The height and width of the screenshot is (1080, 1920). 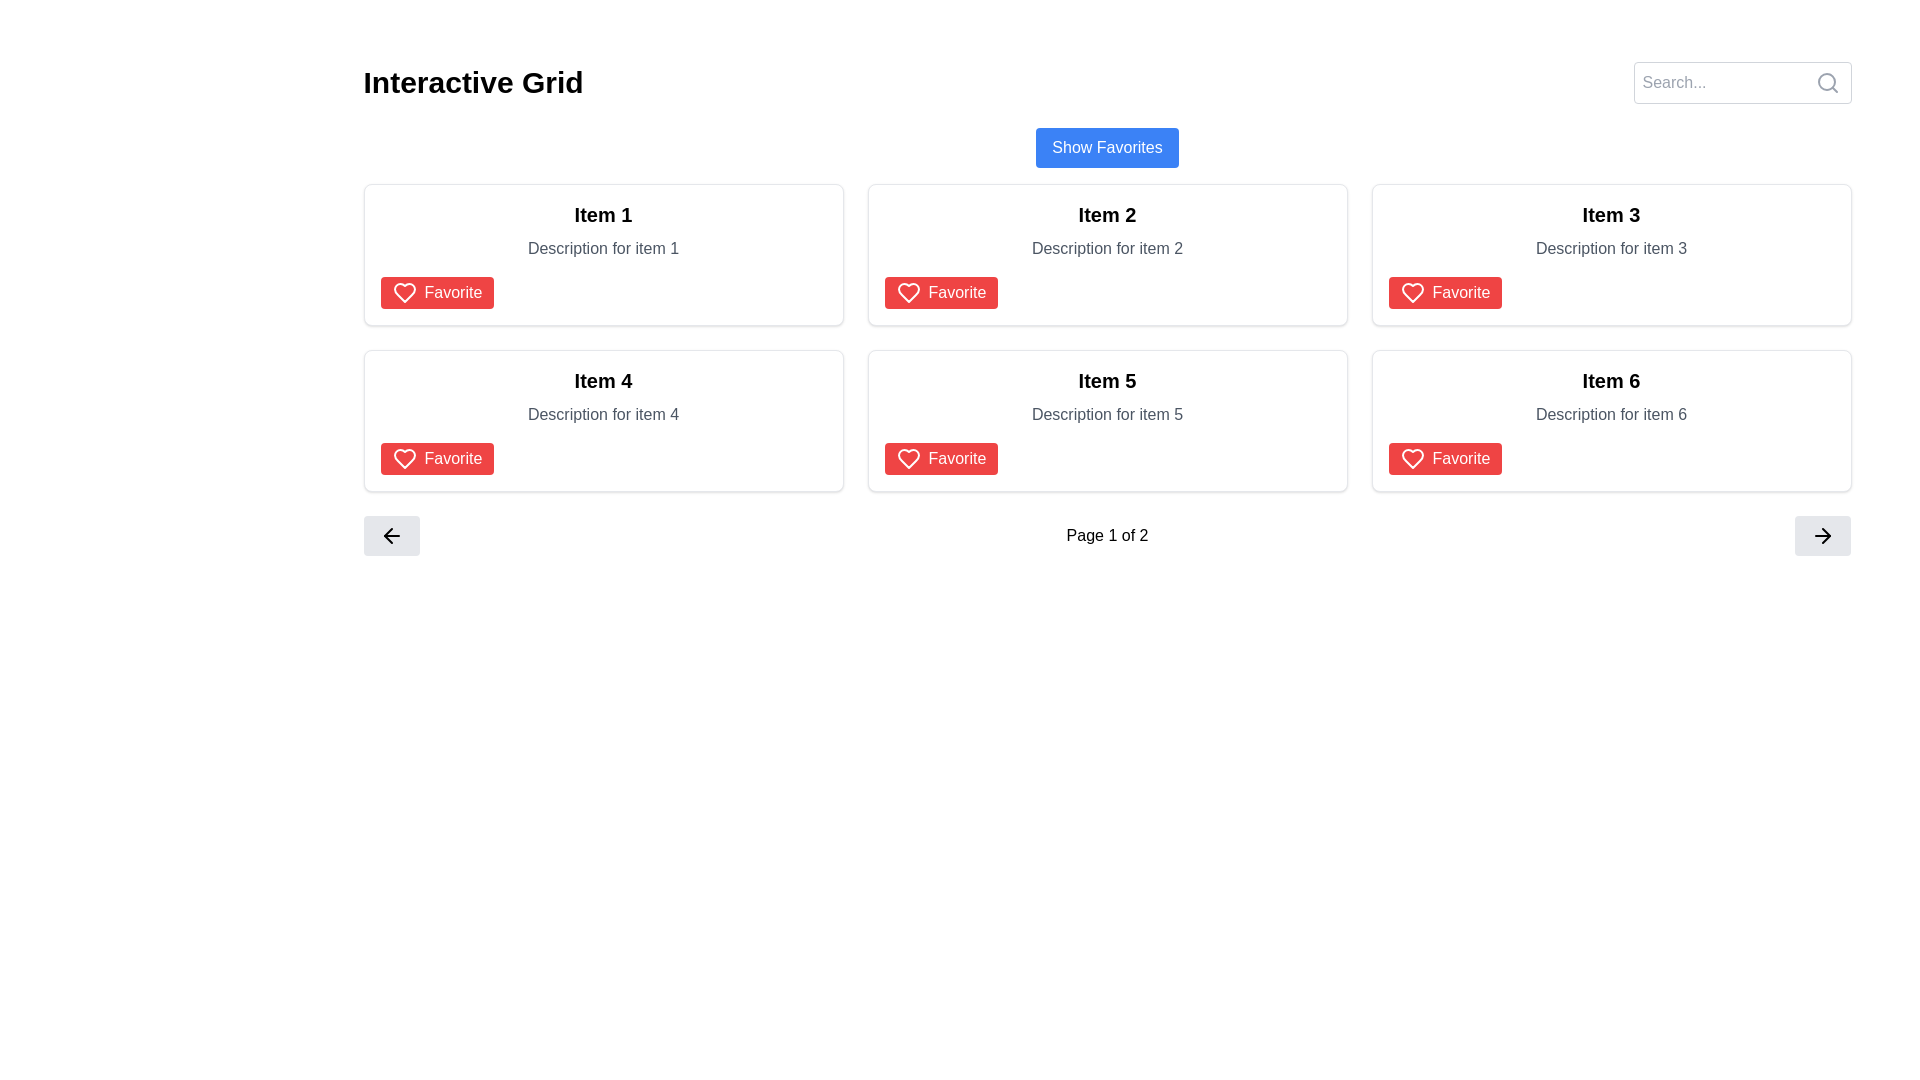 I want to click on the gray rectangular button with rounded corners and a left-pointing arrow, so click(x=391, y=535).